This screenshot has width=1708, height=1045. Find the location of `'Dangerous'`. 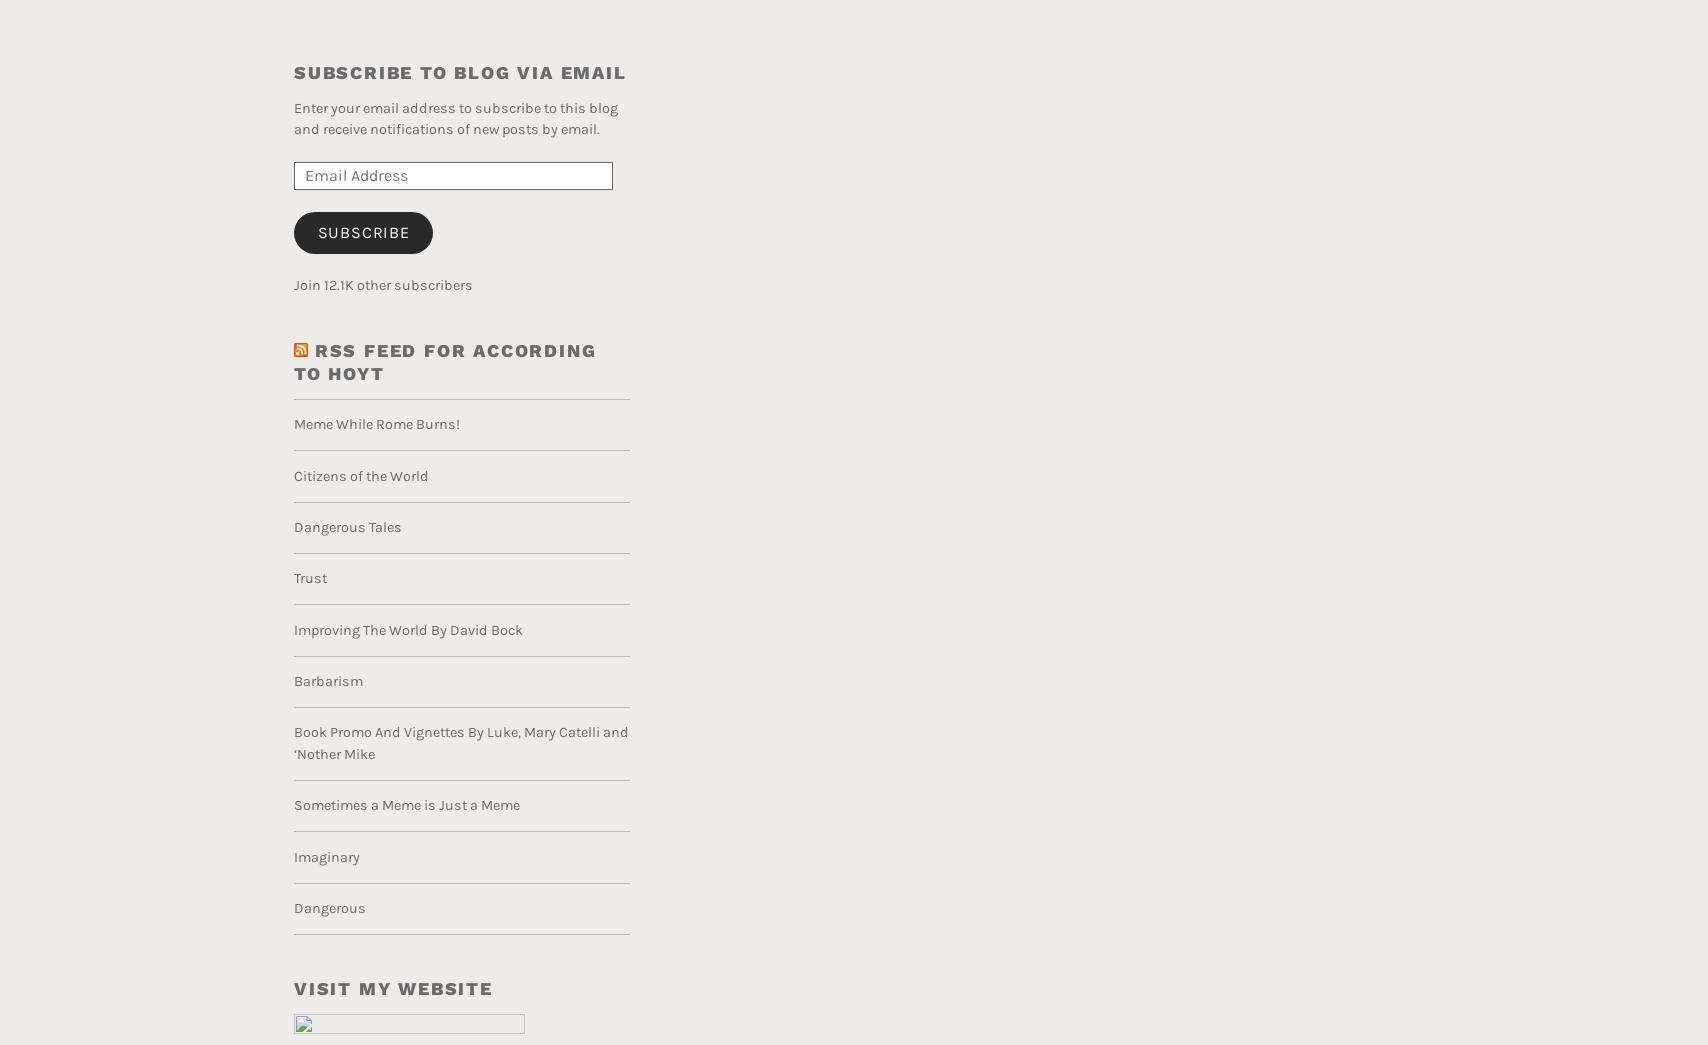

'Dangerous' is located at coordinates (329, 908).